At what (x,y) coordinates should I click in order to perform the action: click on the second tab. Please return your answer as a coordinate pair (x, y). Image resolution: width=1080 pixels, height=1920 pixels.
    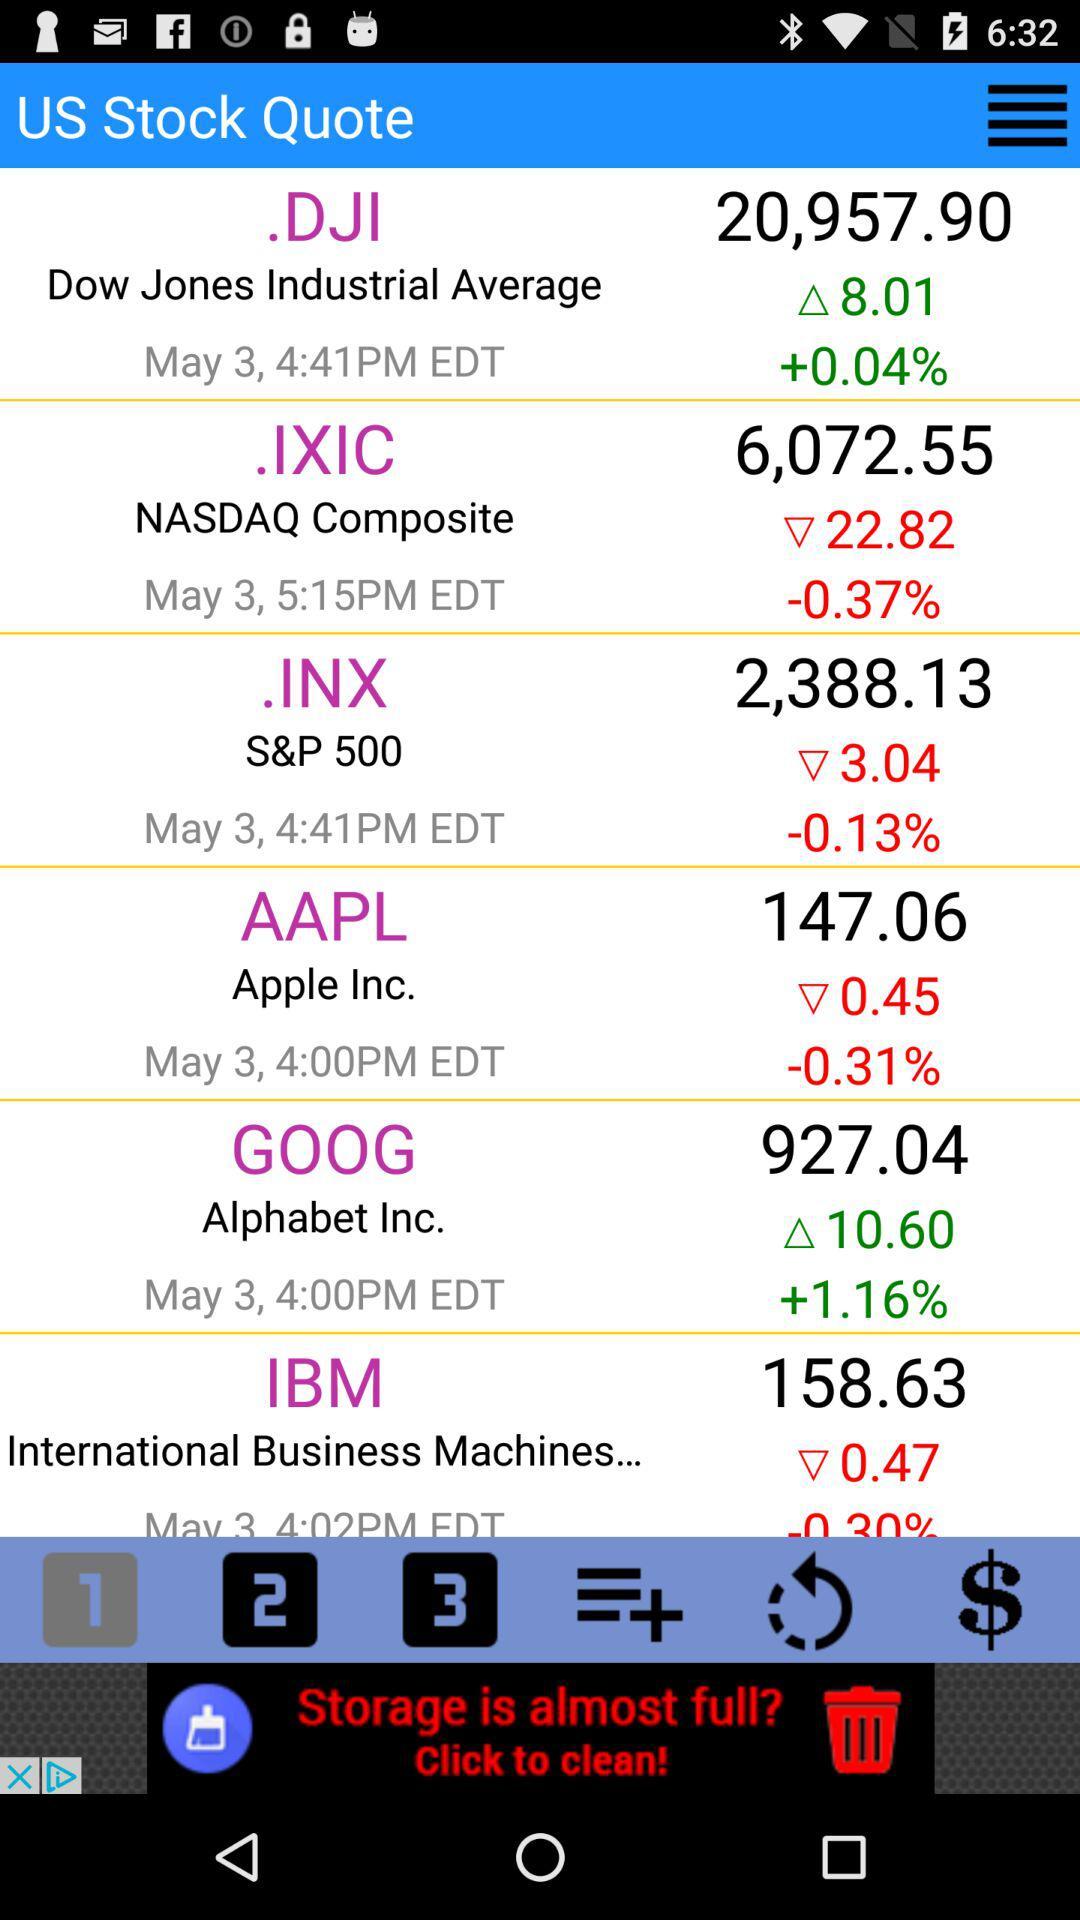
    Looking at the image, I should click on (270, 1598).